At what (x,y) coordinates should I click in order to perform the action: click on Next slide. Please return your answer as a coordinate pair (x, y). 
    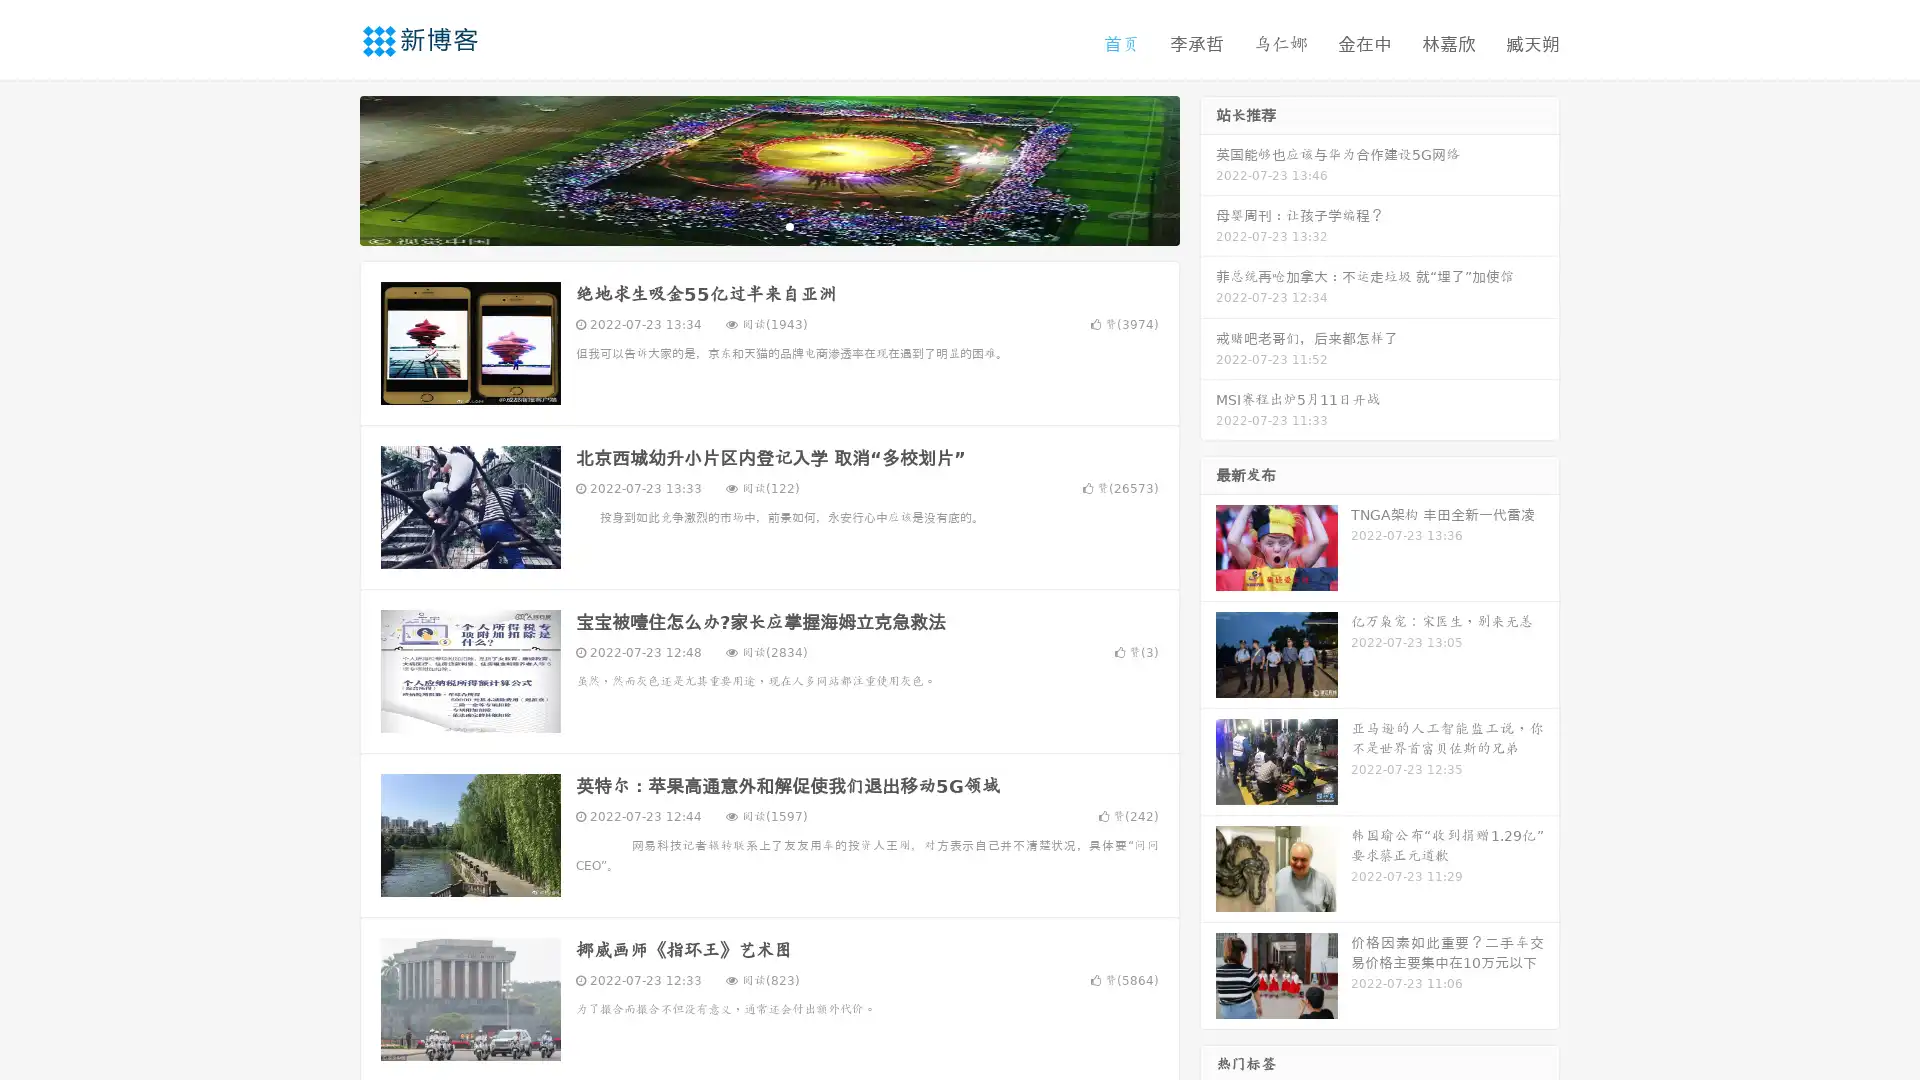
    Looking at the image, I should click on (1208, 168).